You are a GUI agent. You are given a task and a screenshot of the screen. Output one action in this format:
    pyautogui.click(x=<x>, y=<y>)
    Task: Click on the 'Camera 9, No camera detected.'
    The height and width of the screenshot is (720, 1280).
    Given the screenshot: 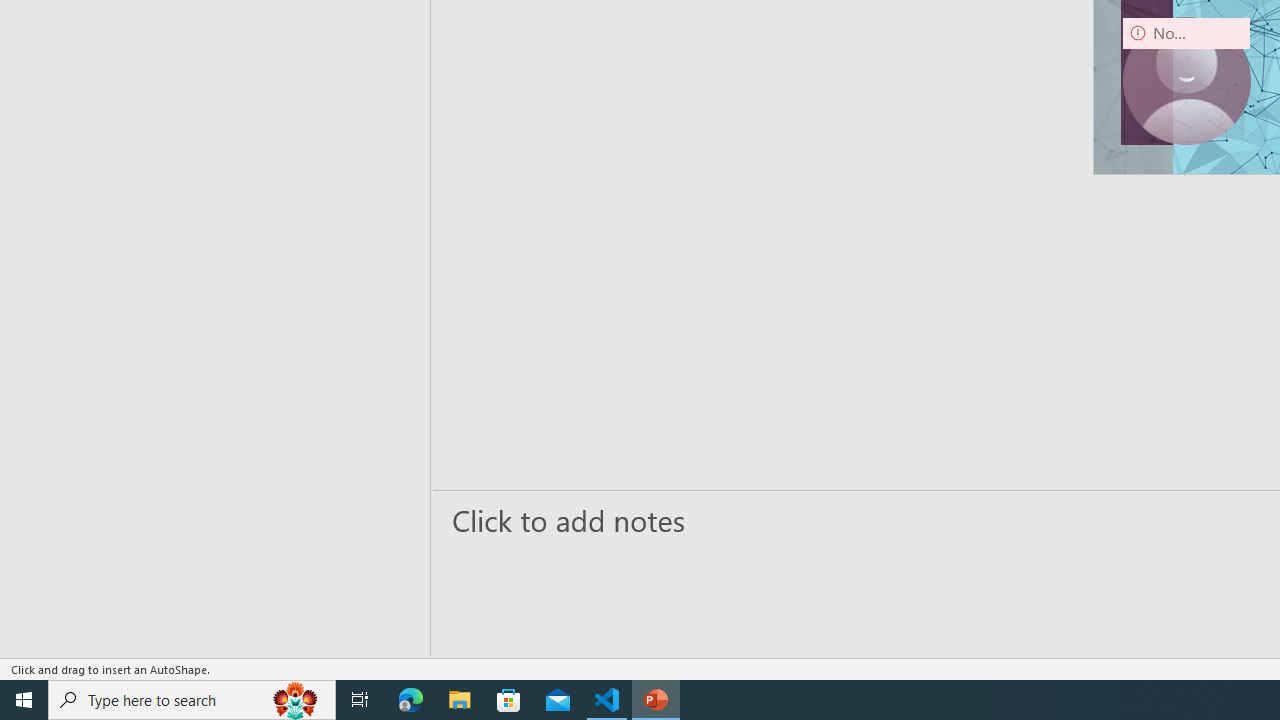 What is the action you would take?
    pyautogui.click(x=1186, y=80)
    